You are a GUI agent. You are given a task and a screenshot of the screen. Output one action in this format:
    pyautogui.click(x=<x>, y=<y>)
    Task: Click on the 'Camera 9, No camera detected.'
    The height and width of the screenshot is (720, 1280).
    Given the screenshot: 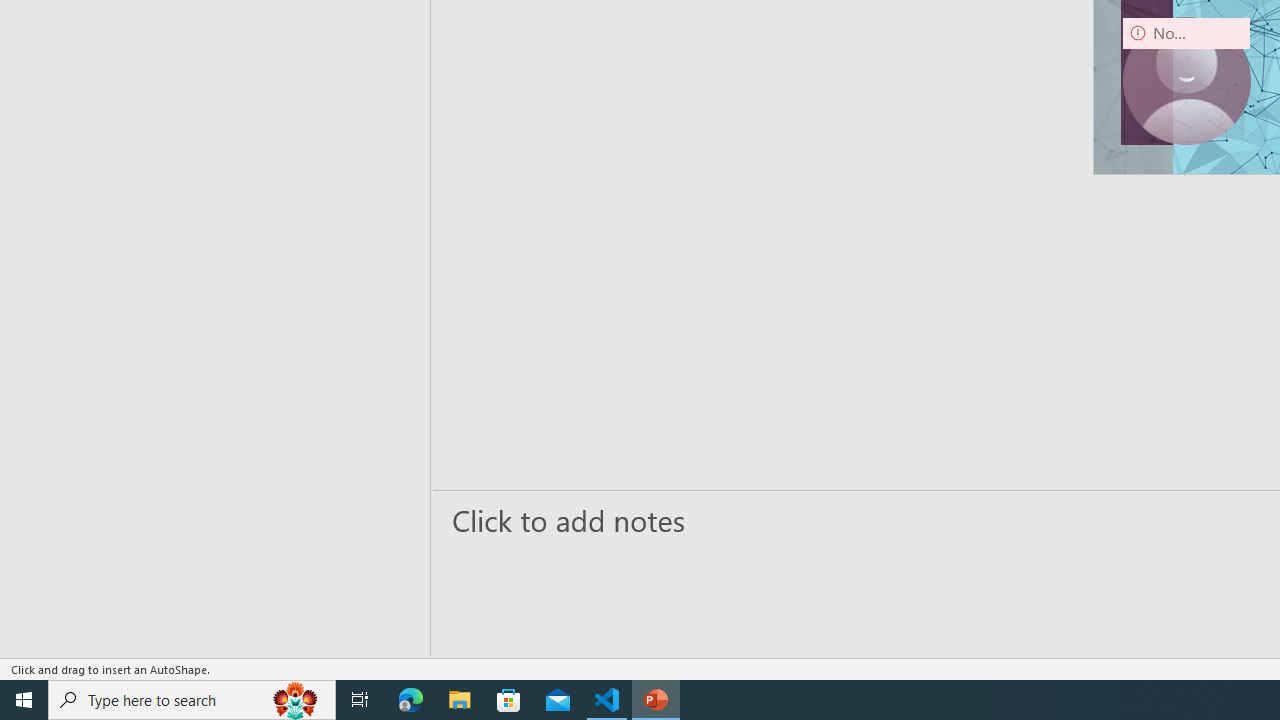 What is the action you would take?
    pyautogui.click(x=1186, y=80)
    